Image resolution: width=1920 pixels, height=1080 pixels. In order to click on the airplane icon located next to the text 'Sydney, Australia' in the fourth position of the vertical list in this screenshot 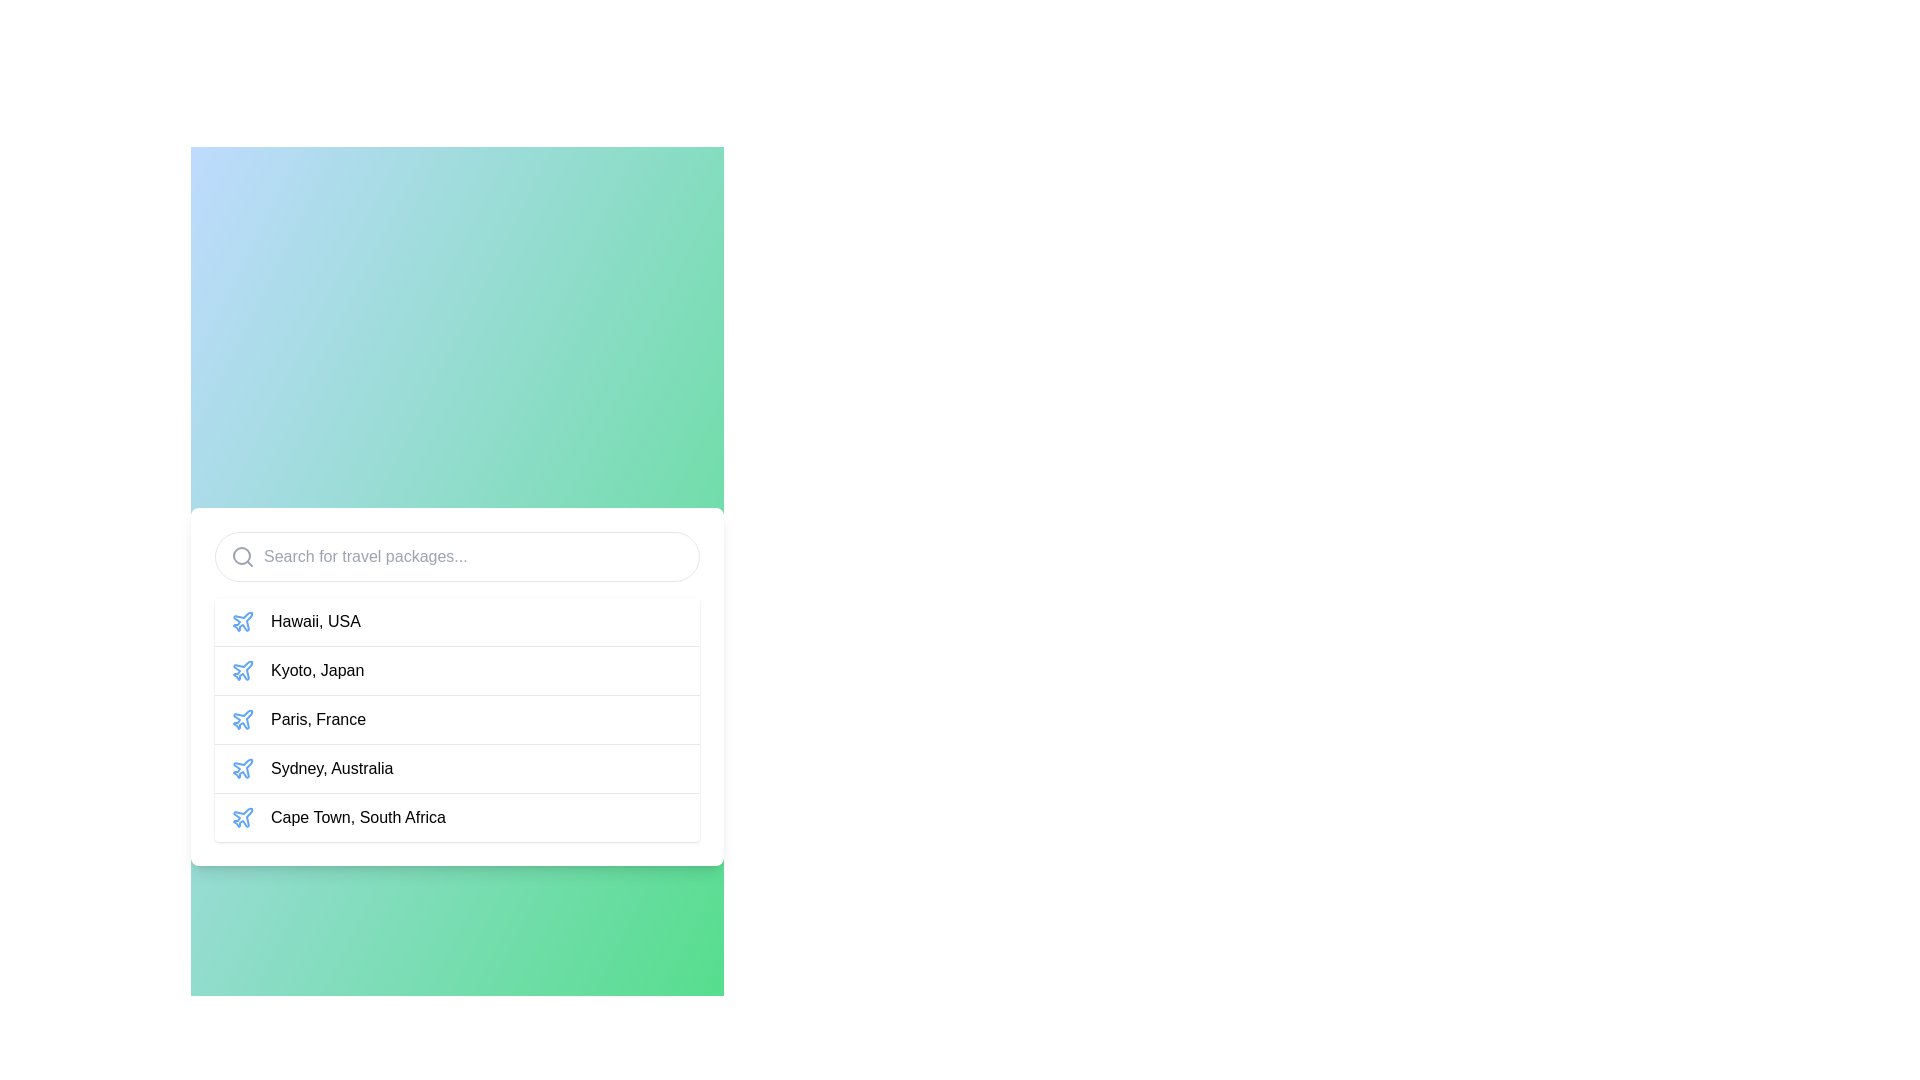, I will do `click(242, 767)`.